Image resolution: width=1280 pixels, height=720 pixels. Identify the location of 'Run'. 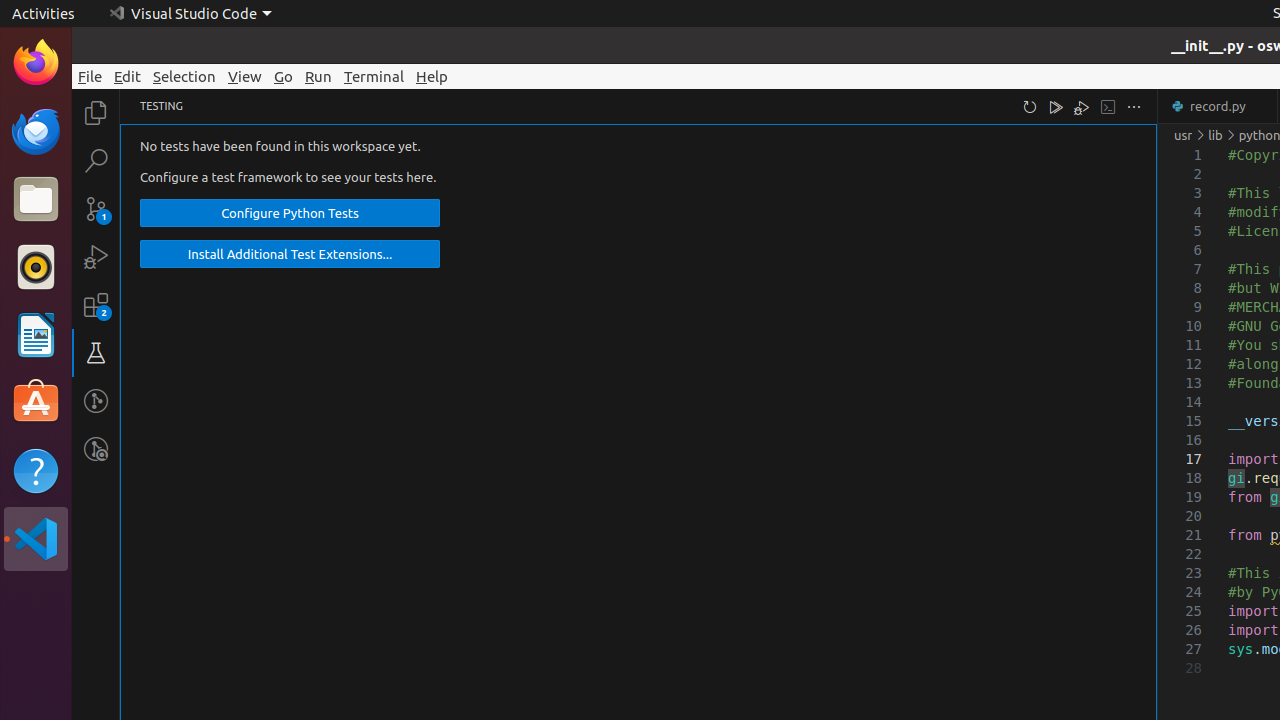
(317, 75).